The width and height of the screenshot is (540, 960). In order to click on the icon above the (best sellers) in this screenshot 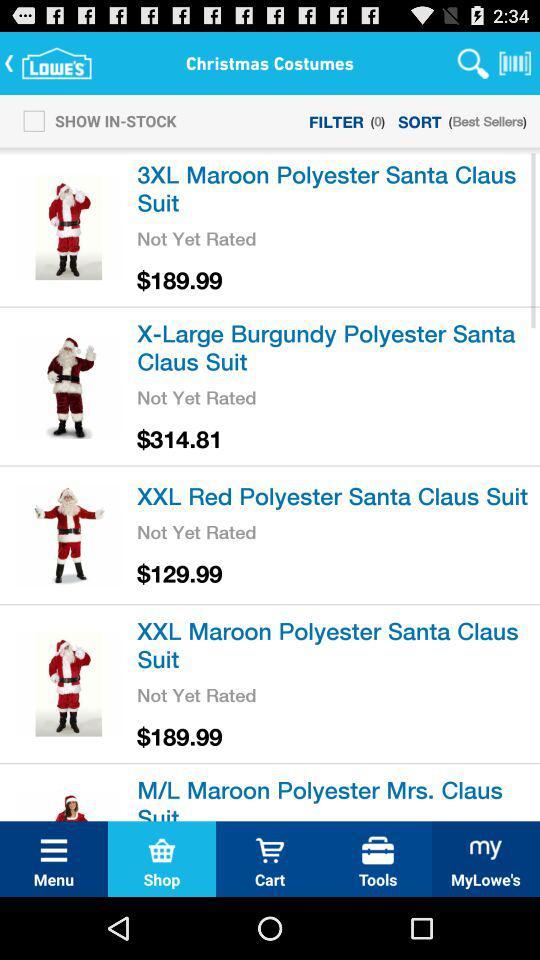, I will do `click(515, 62)`.